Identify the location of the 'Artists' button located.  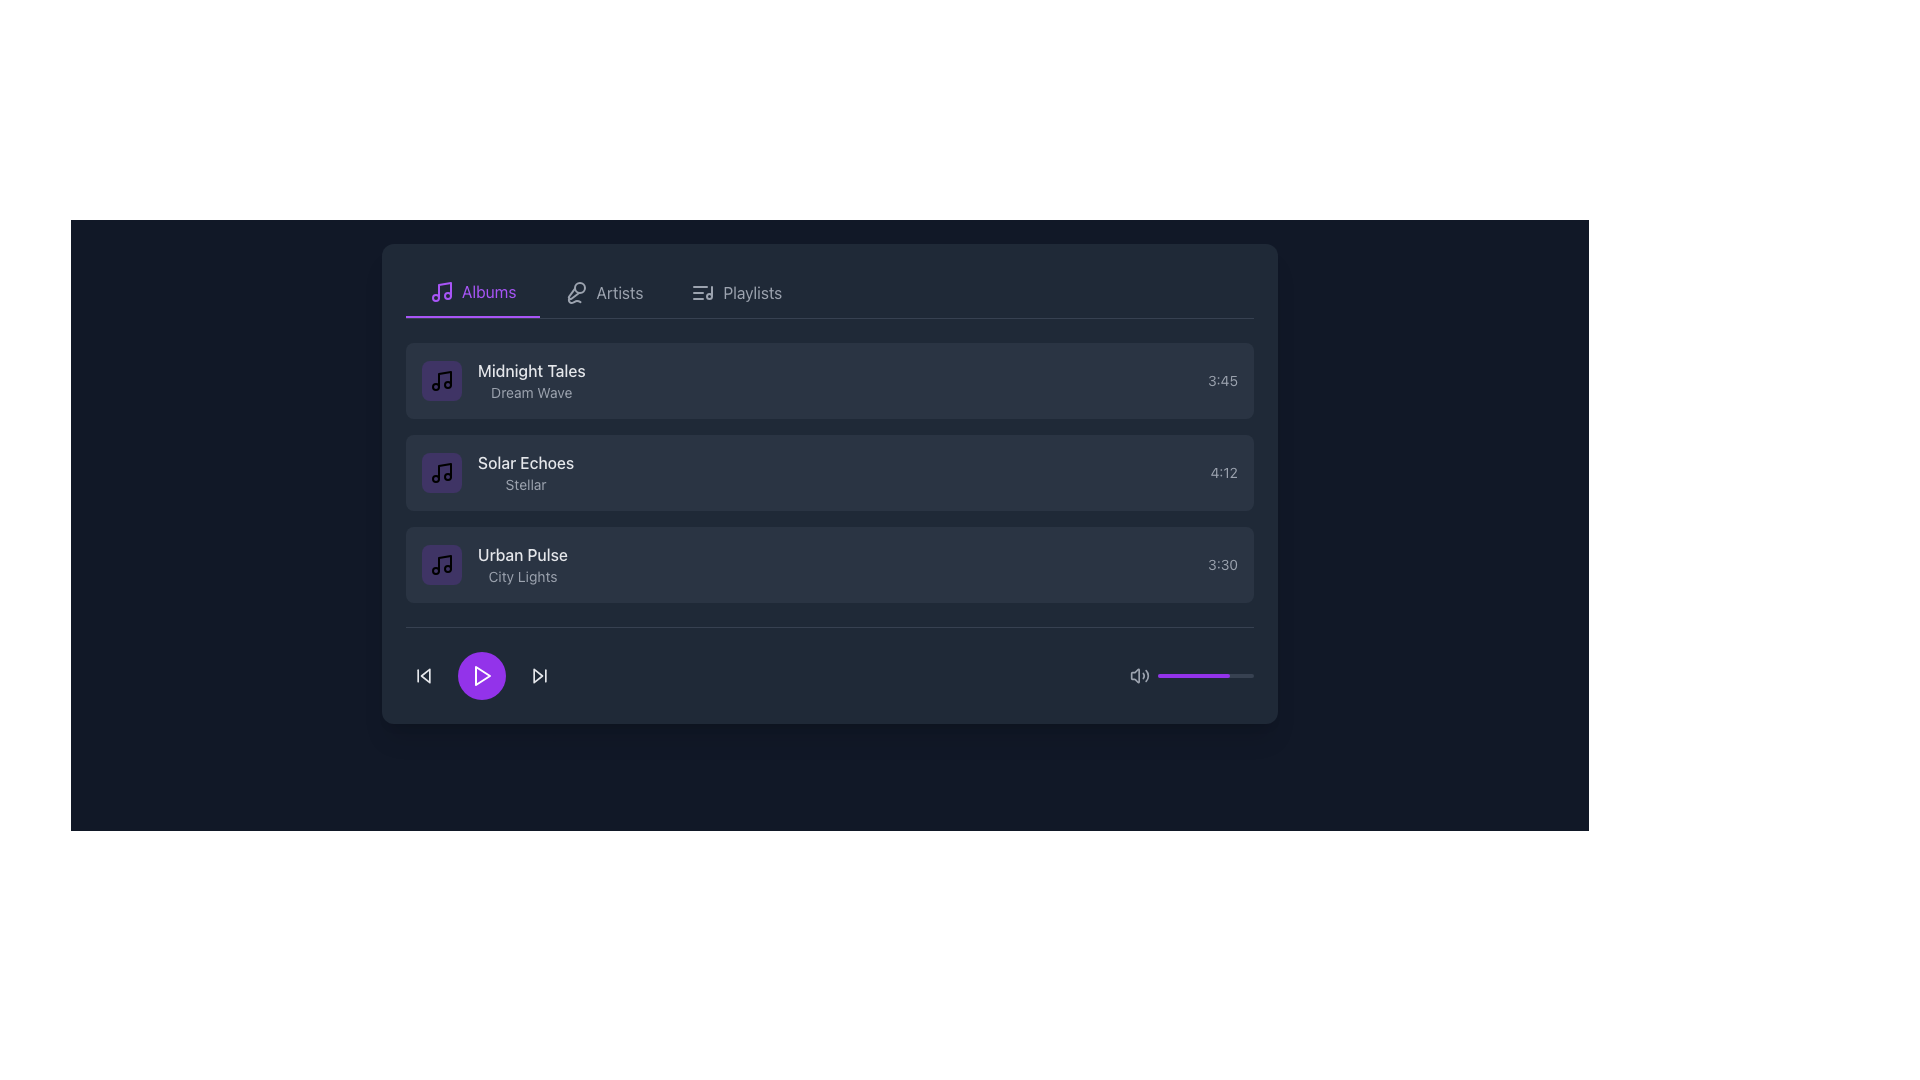
(602, 293).